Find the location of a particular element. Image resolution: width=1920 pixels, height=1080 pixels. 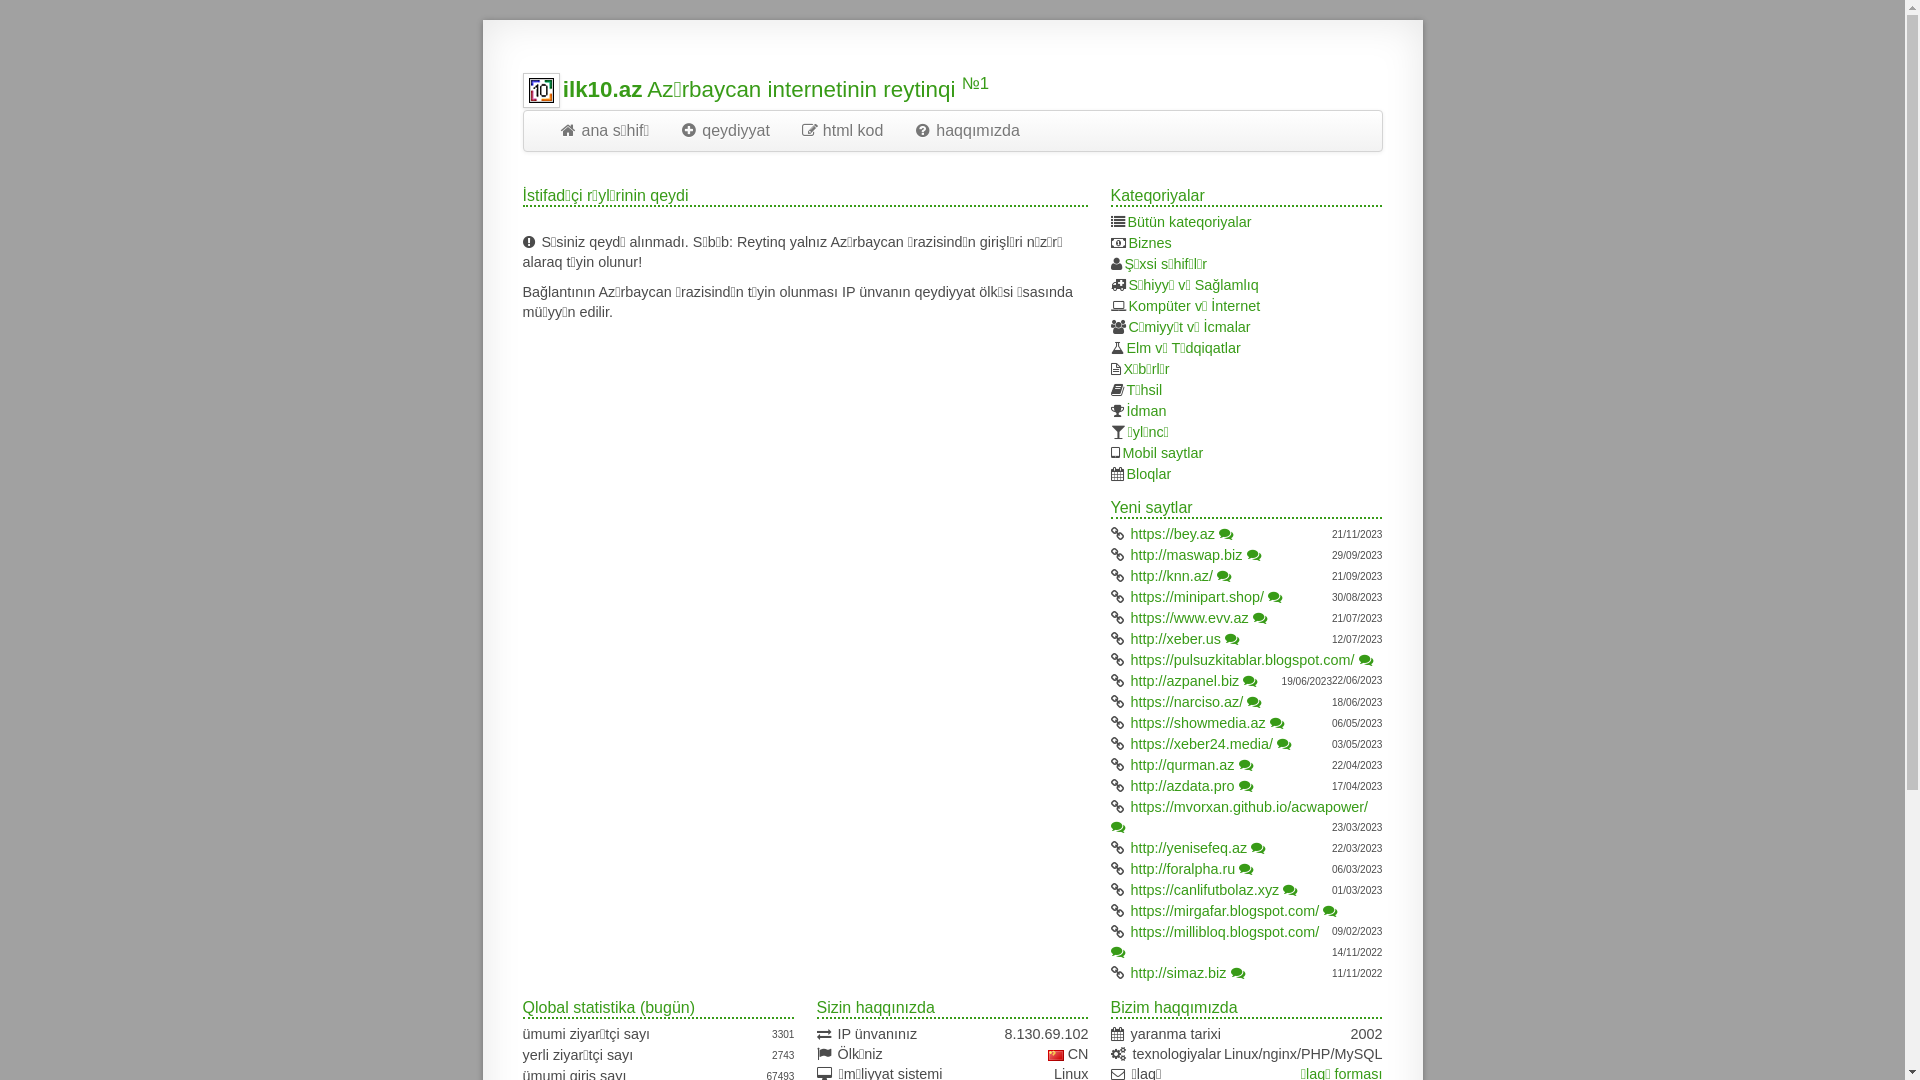

'http://simaz.biz' is located at coordinates (1131, 971).